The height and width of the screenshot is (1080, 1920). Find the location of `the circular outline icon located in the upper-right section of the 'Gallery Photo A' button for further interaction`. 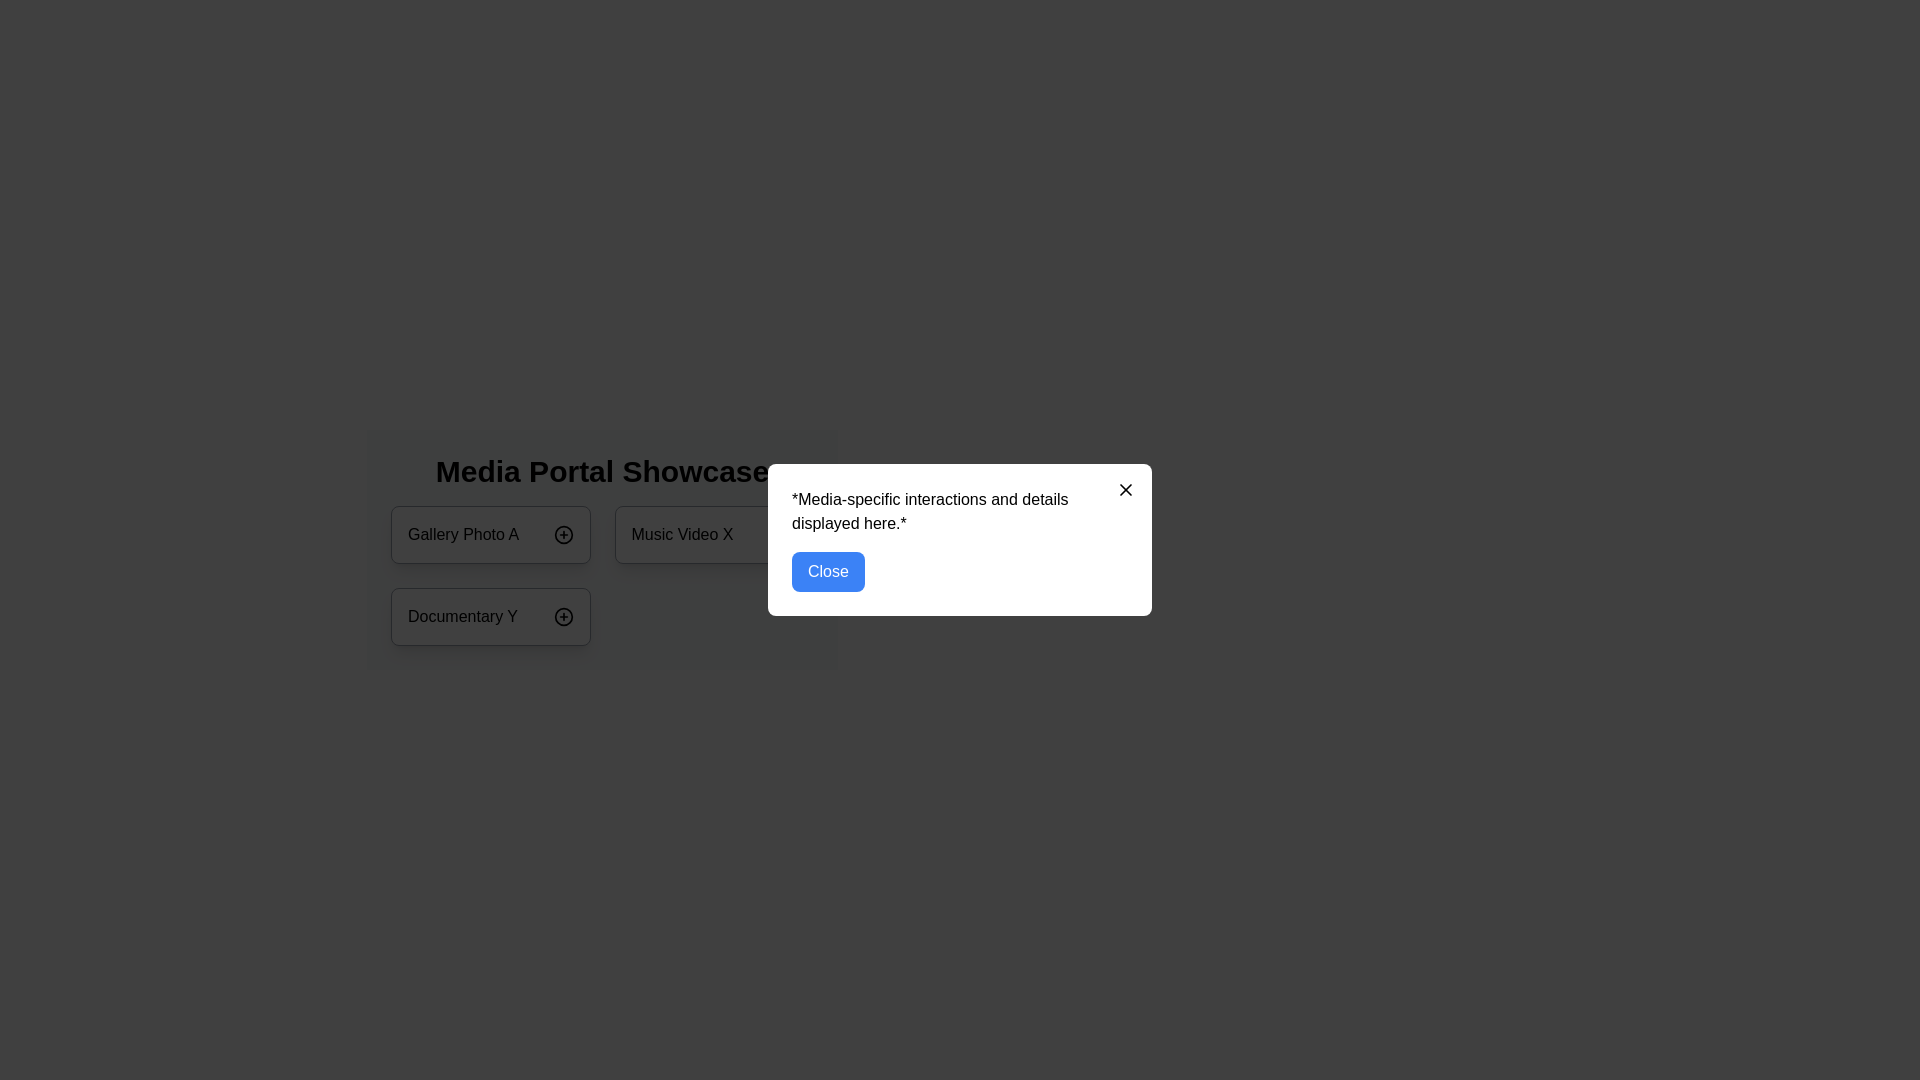

the circular outline icon located in the upper-right section of the 'Gallery Photo A' button for further interaction is located at coordinates (562, 534).